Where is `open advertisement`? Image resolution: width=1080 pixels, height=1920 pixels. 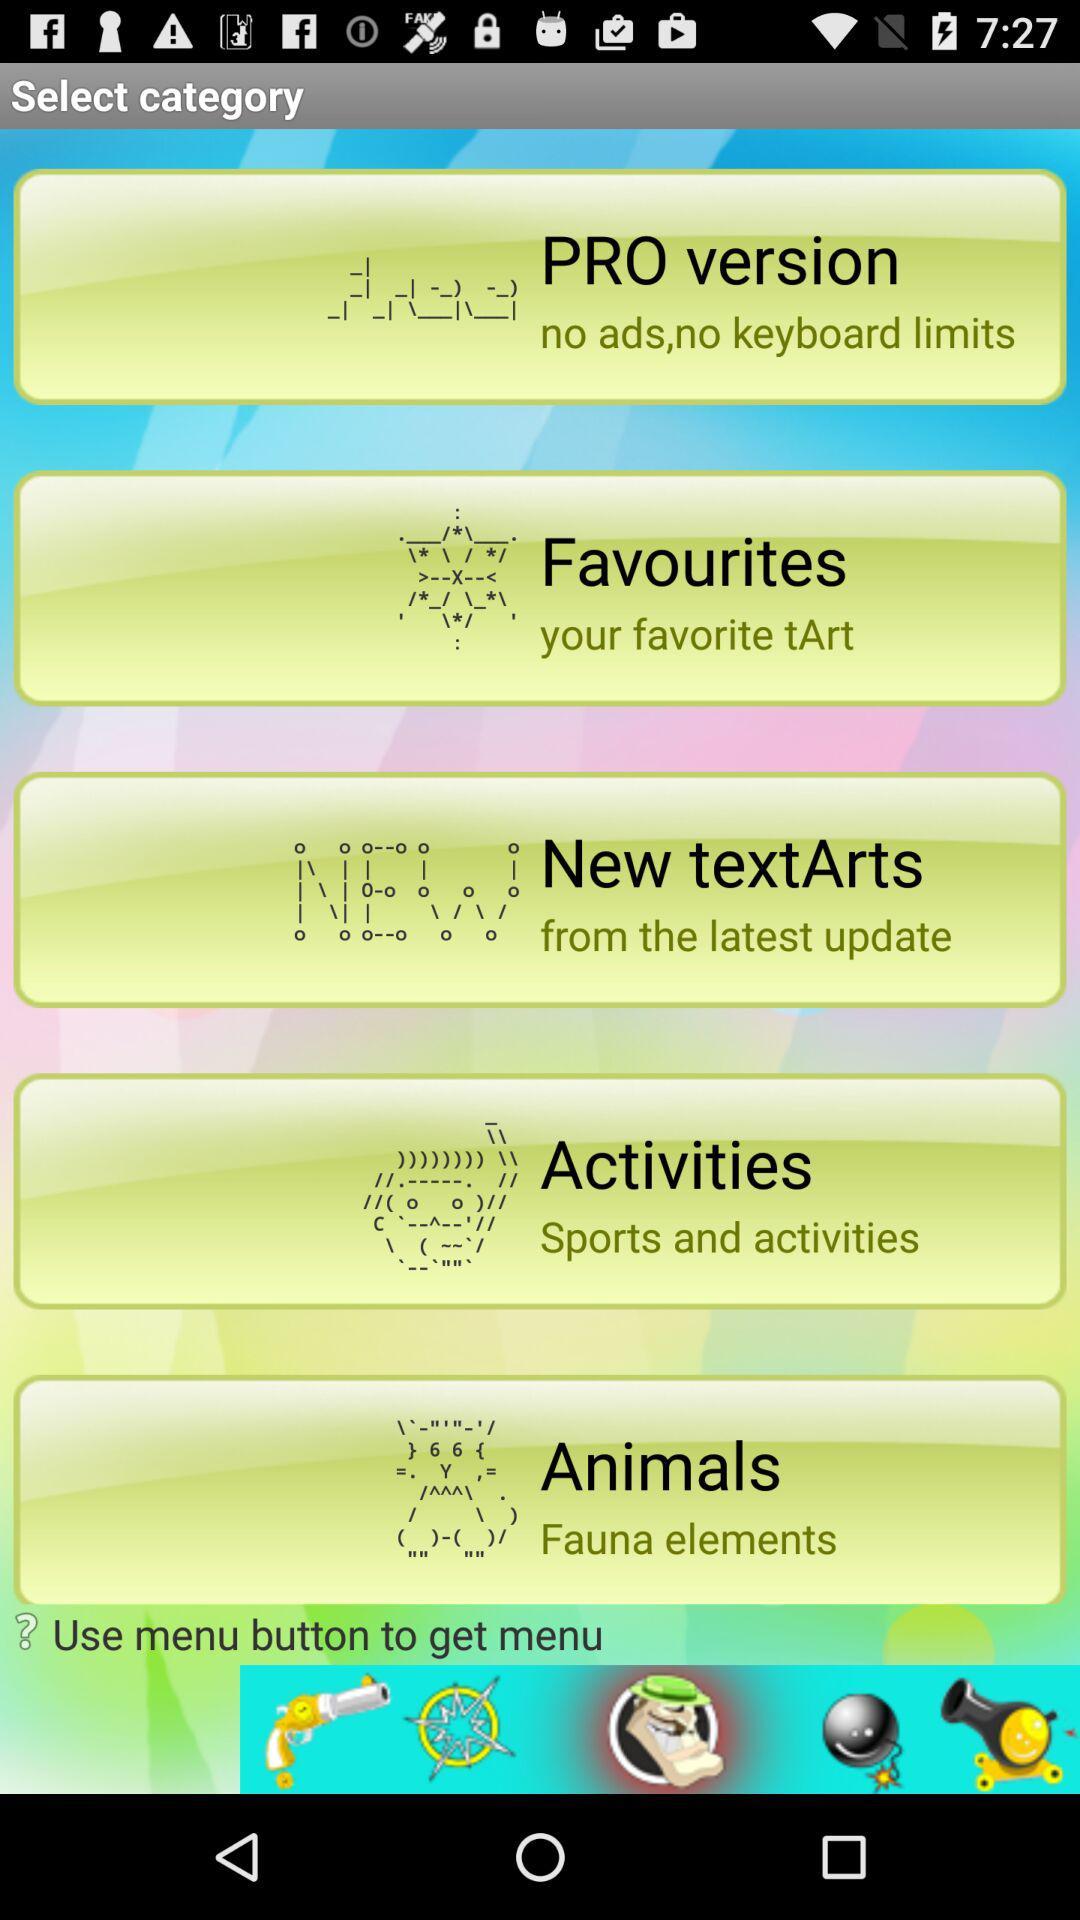 open advertisement is located at coordinates (659, 1728).